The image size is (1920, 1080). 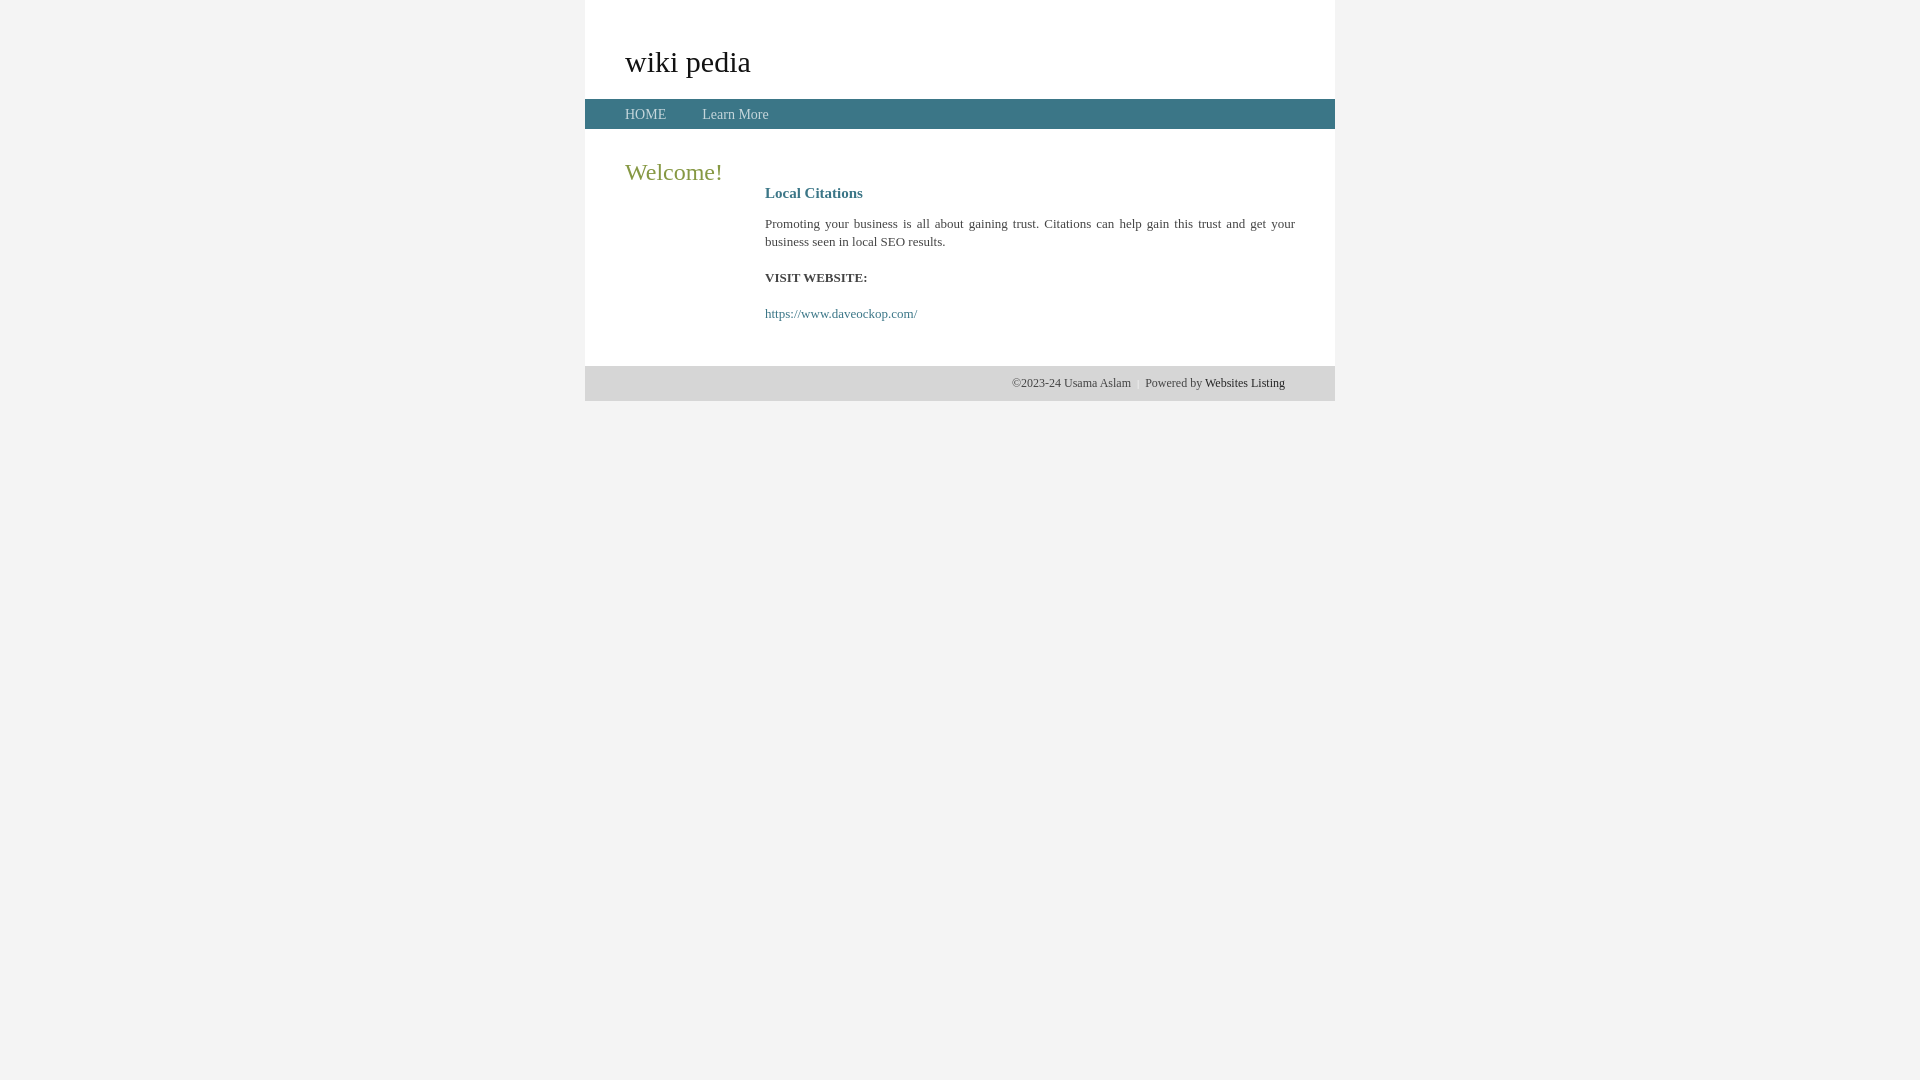 What do you see at coordinates (687, 60) in the screenshot?
I see `'wiki pedia'` at bounding box center [687, 60].